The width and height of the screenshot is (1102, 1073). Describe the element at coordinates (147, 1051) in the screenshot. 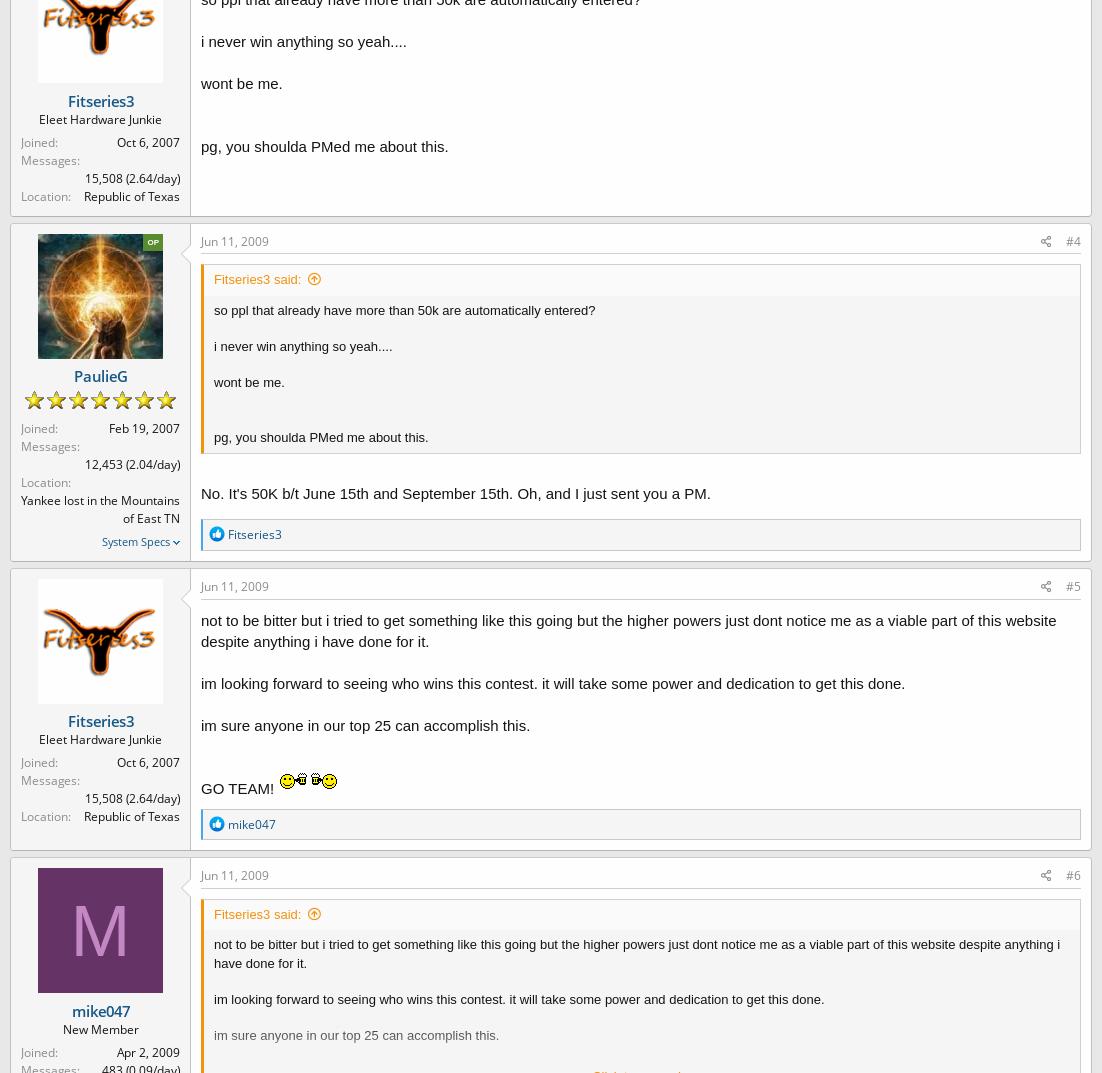

I see `'Apr 2, 2009'` at that location.